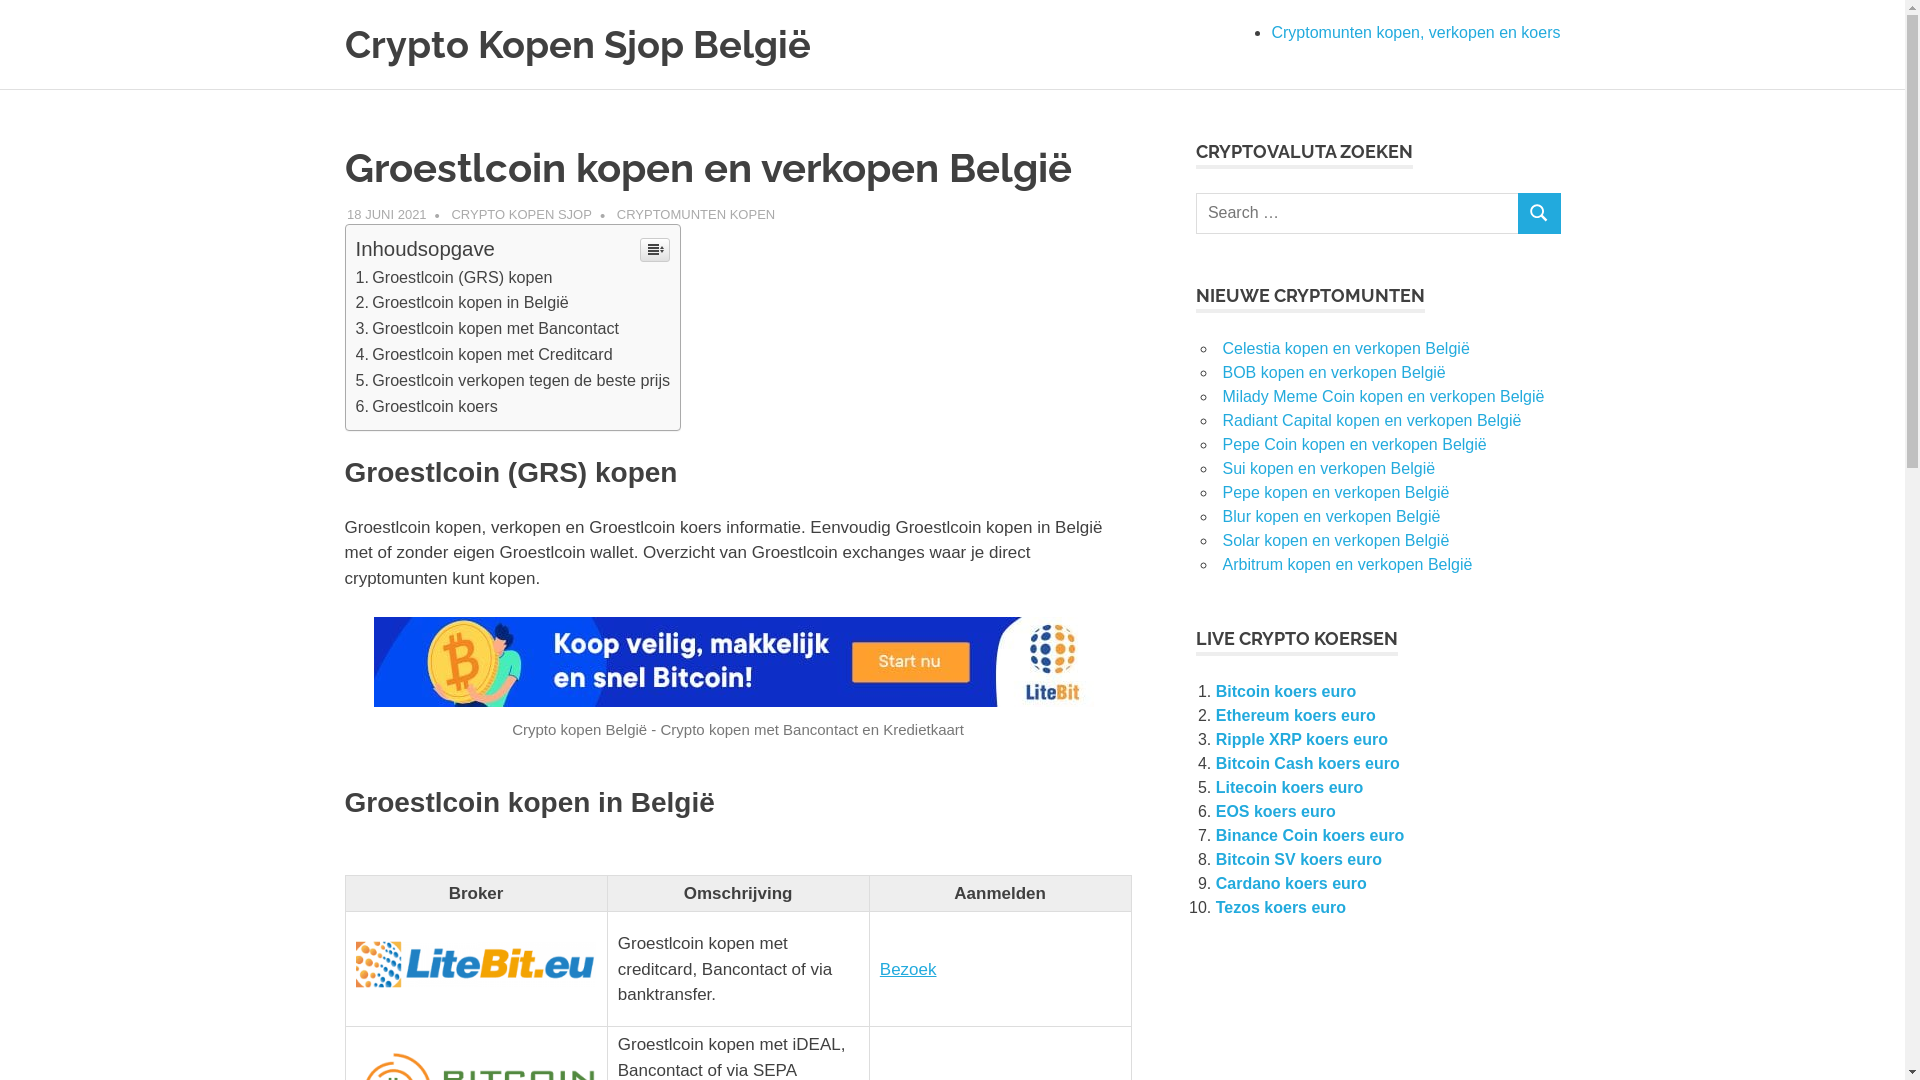 Image resolution: width=1920 pixels, height=1080 pixels. I want to click on 'Litecoin koers euro', so click(1214, 786).